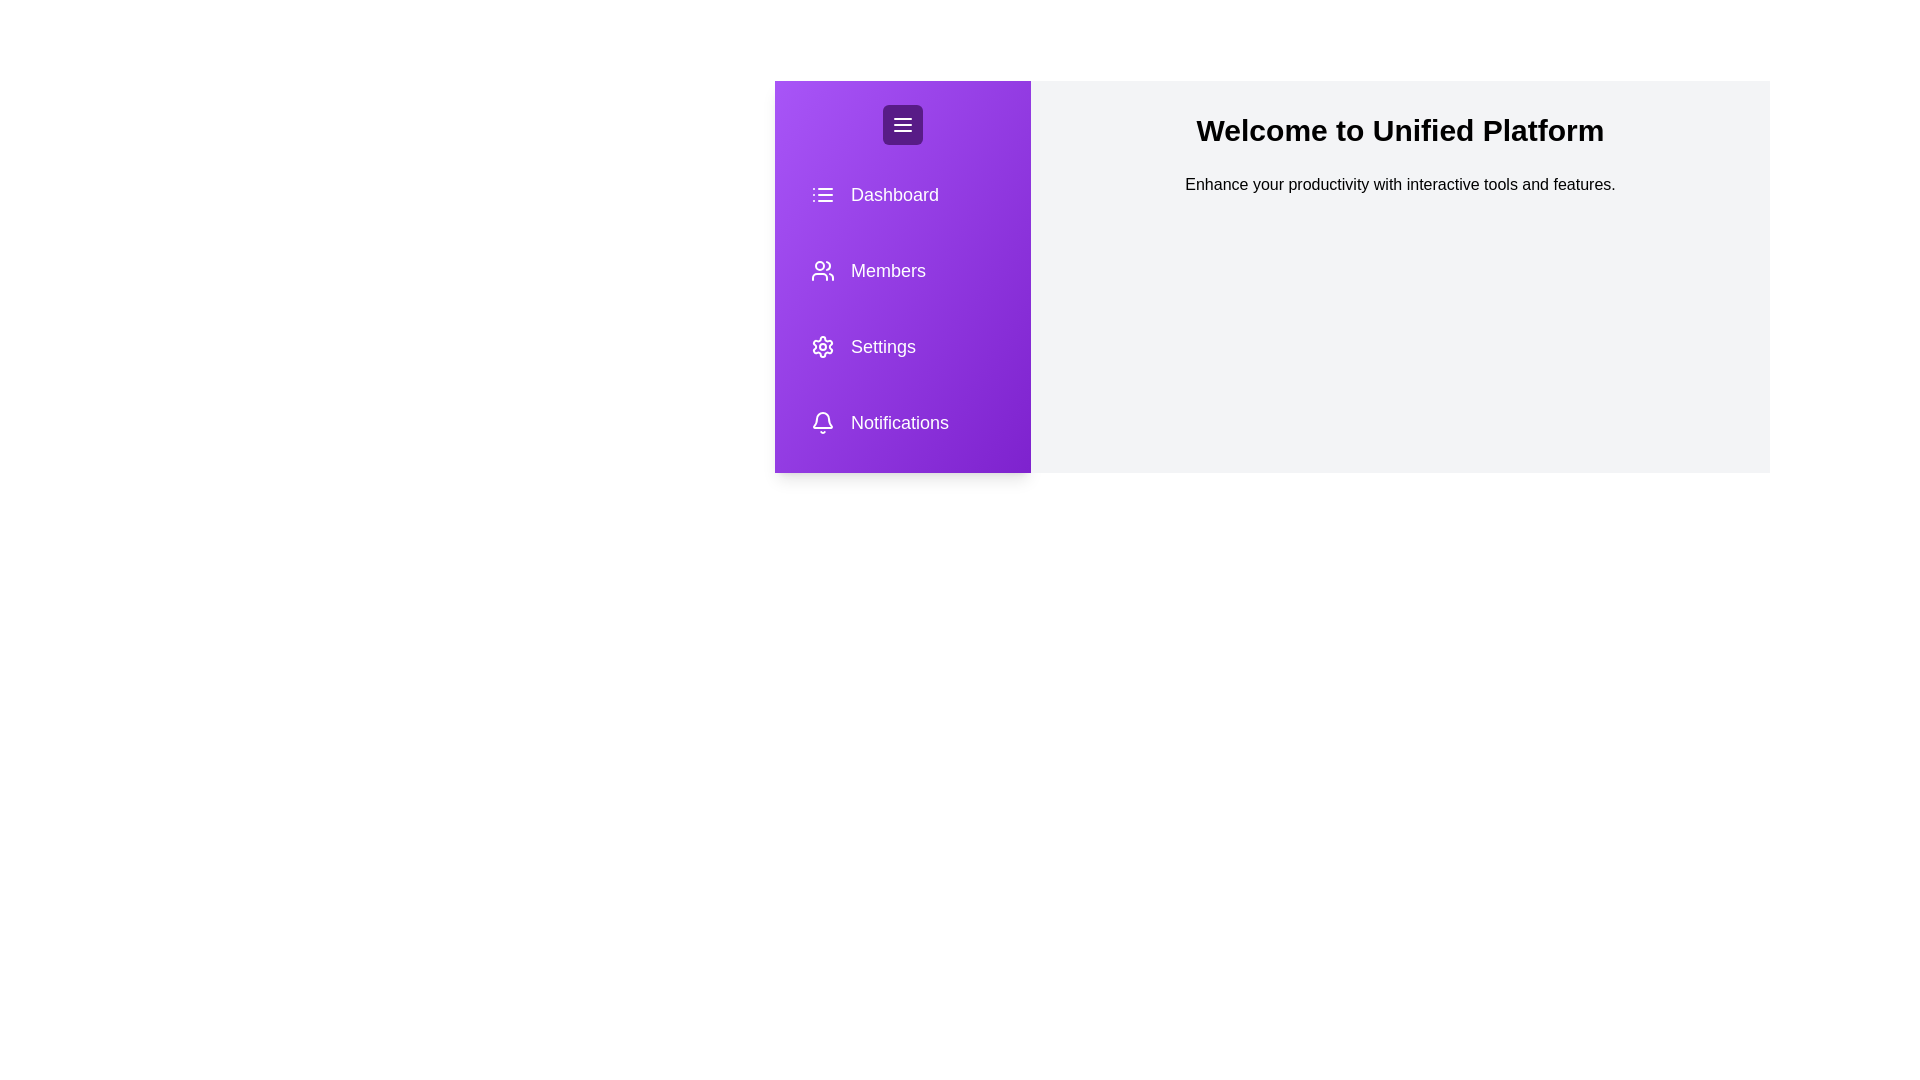 This screenshot has height=1080, width=1920. I want to click on the main content area to focus on it, so click(1399, 185).